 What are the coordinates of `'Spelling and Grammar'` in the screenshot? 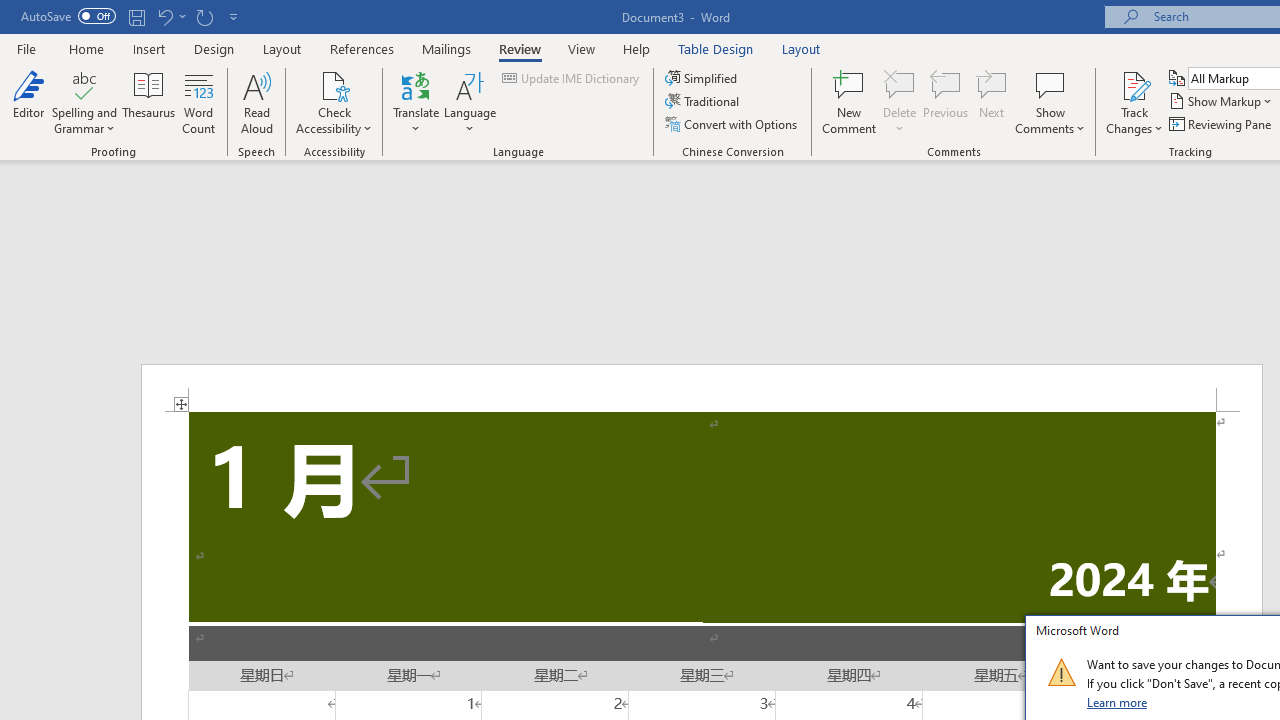 It's located at (84, 103).